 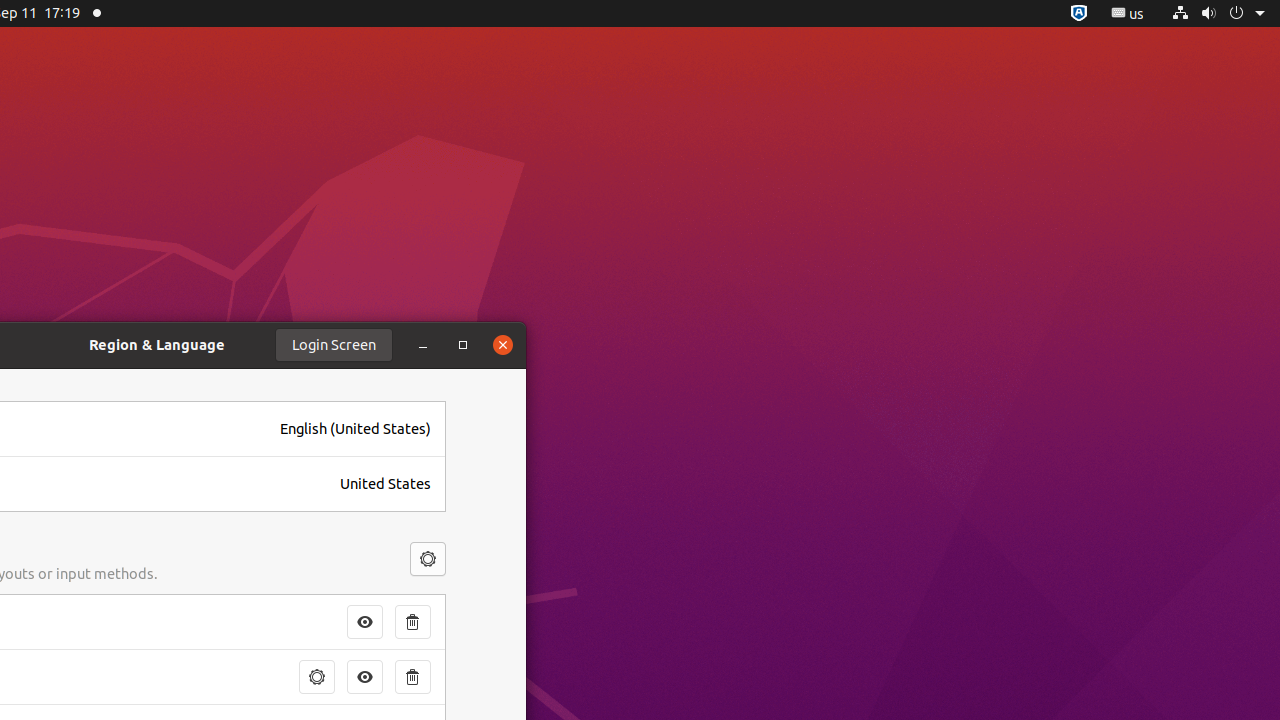 I want to click on 'Close', so click(x=503, y=344).